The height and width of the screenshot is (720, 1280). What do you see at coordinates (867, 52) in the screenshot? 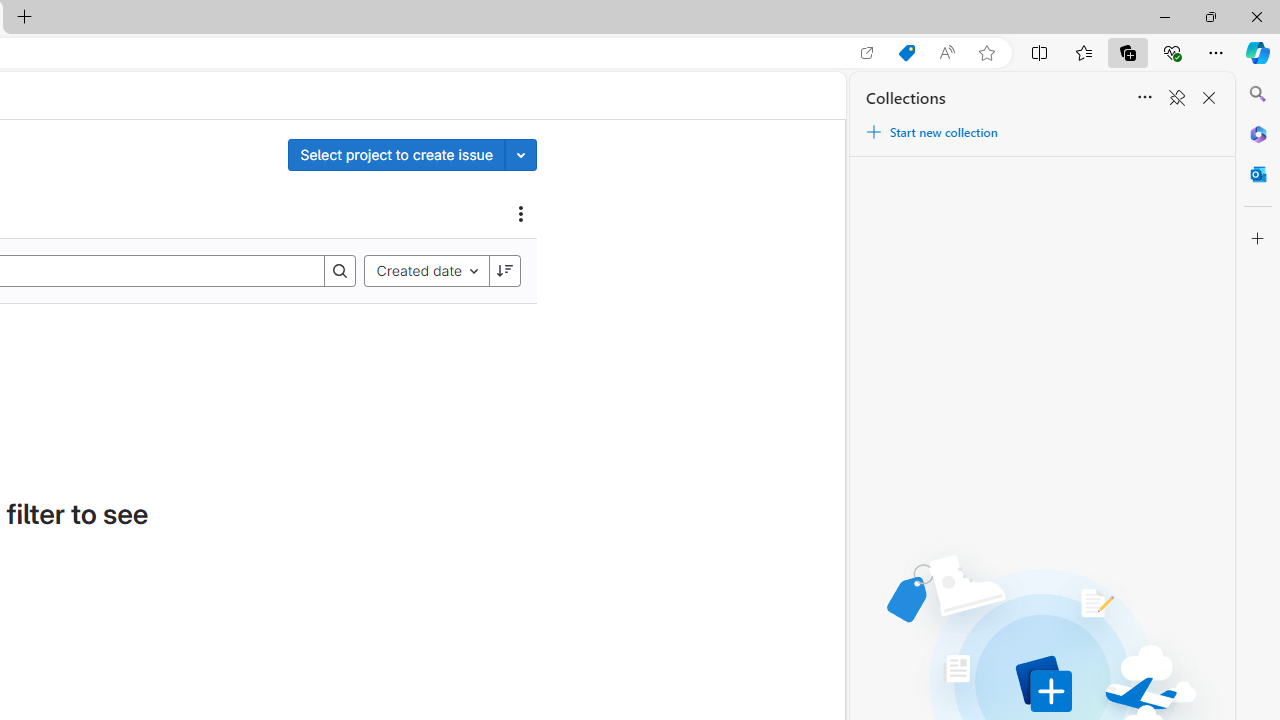
I see `'Open in app'` at bounding box center [867, 52].